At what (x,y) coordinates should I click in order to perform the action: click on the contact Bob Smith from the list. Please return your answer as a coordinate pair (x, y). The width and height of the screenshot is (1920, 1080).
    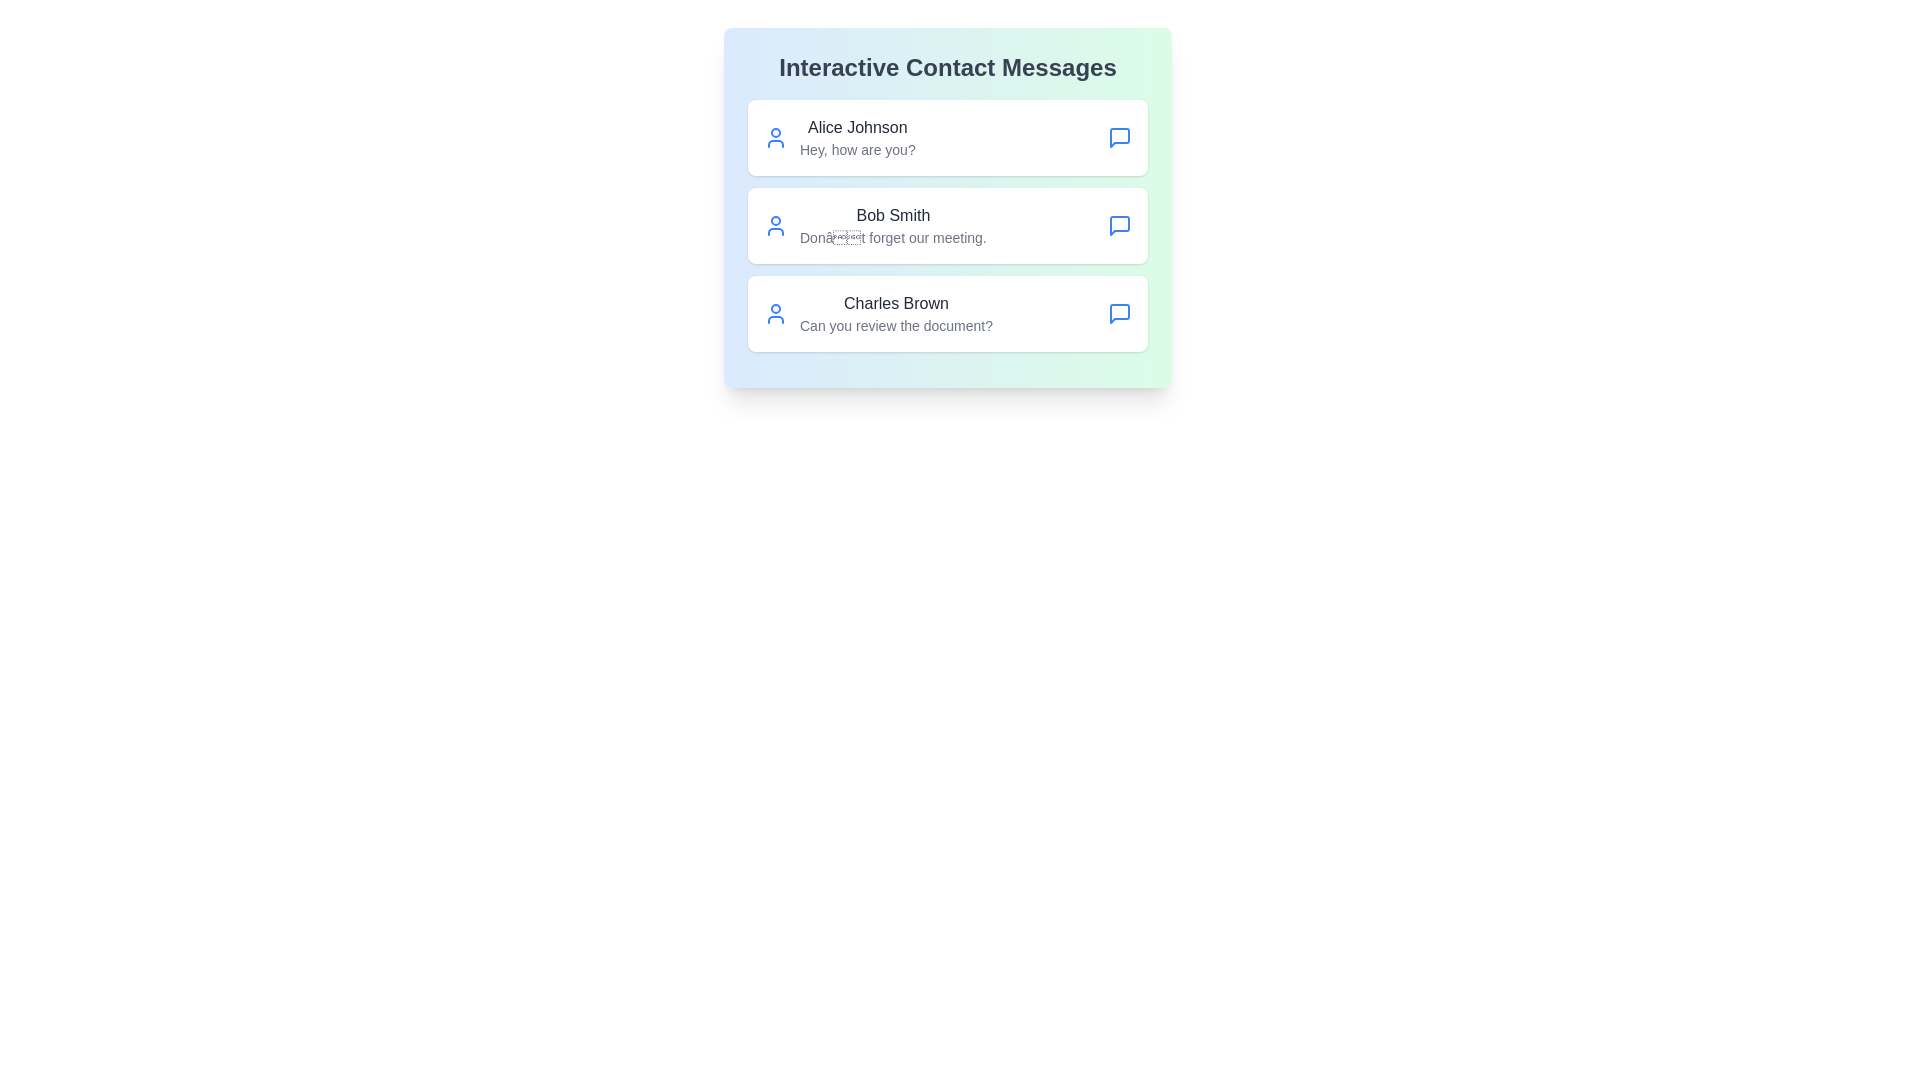
    Looking at the image, I should click on (947, 225).